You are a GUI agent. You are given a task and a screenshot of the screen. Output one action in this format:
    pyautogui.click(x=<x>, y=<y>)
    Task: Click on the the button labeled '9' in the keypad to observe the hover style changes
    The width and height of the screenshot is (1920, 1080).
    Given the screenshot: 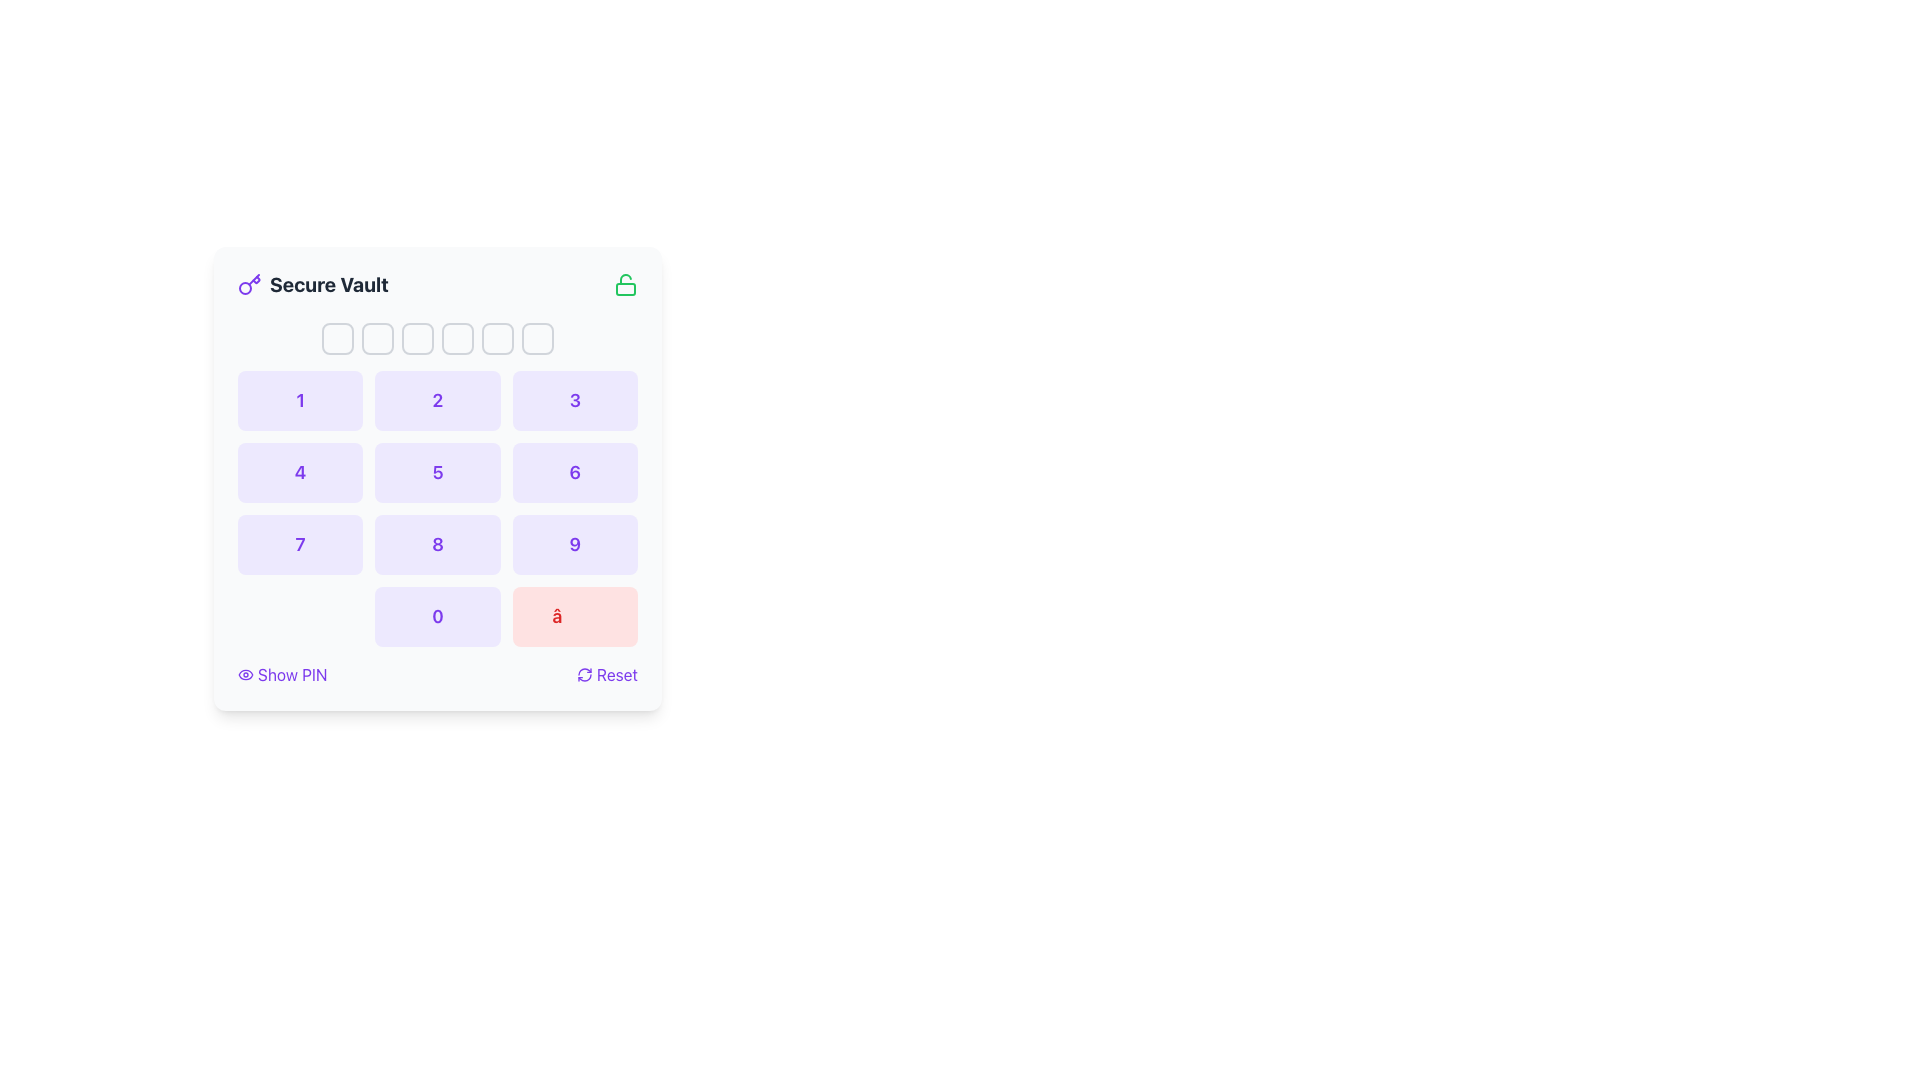 What is the action you would take?
    pyautogui.click(x=574, y=544)
    